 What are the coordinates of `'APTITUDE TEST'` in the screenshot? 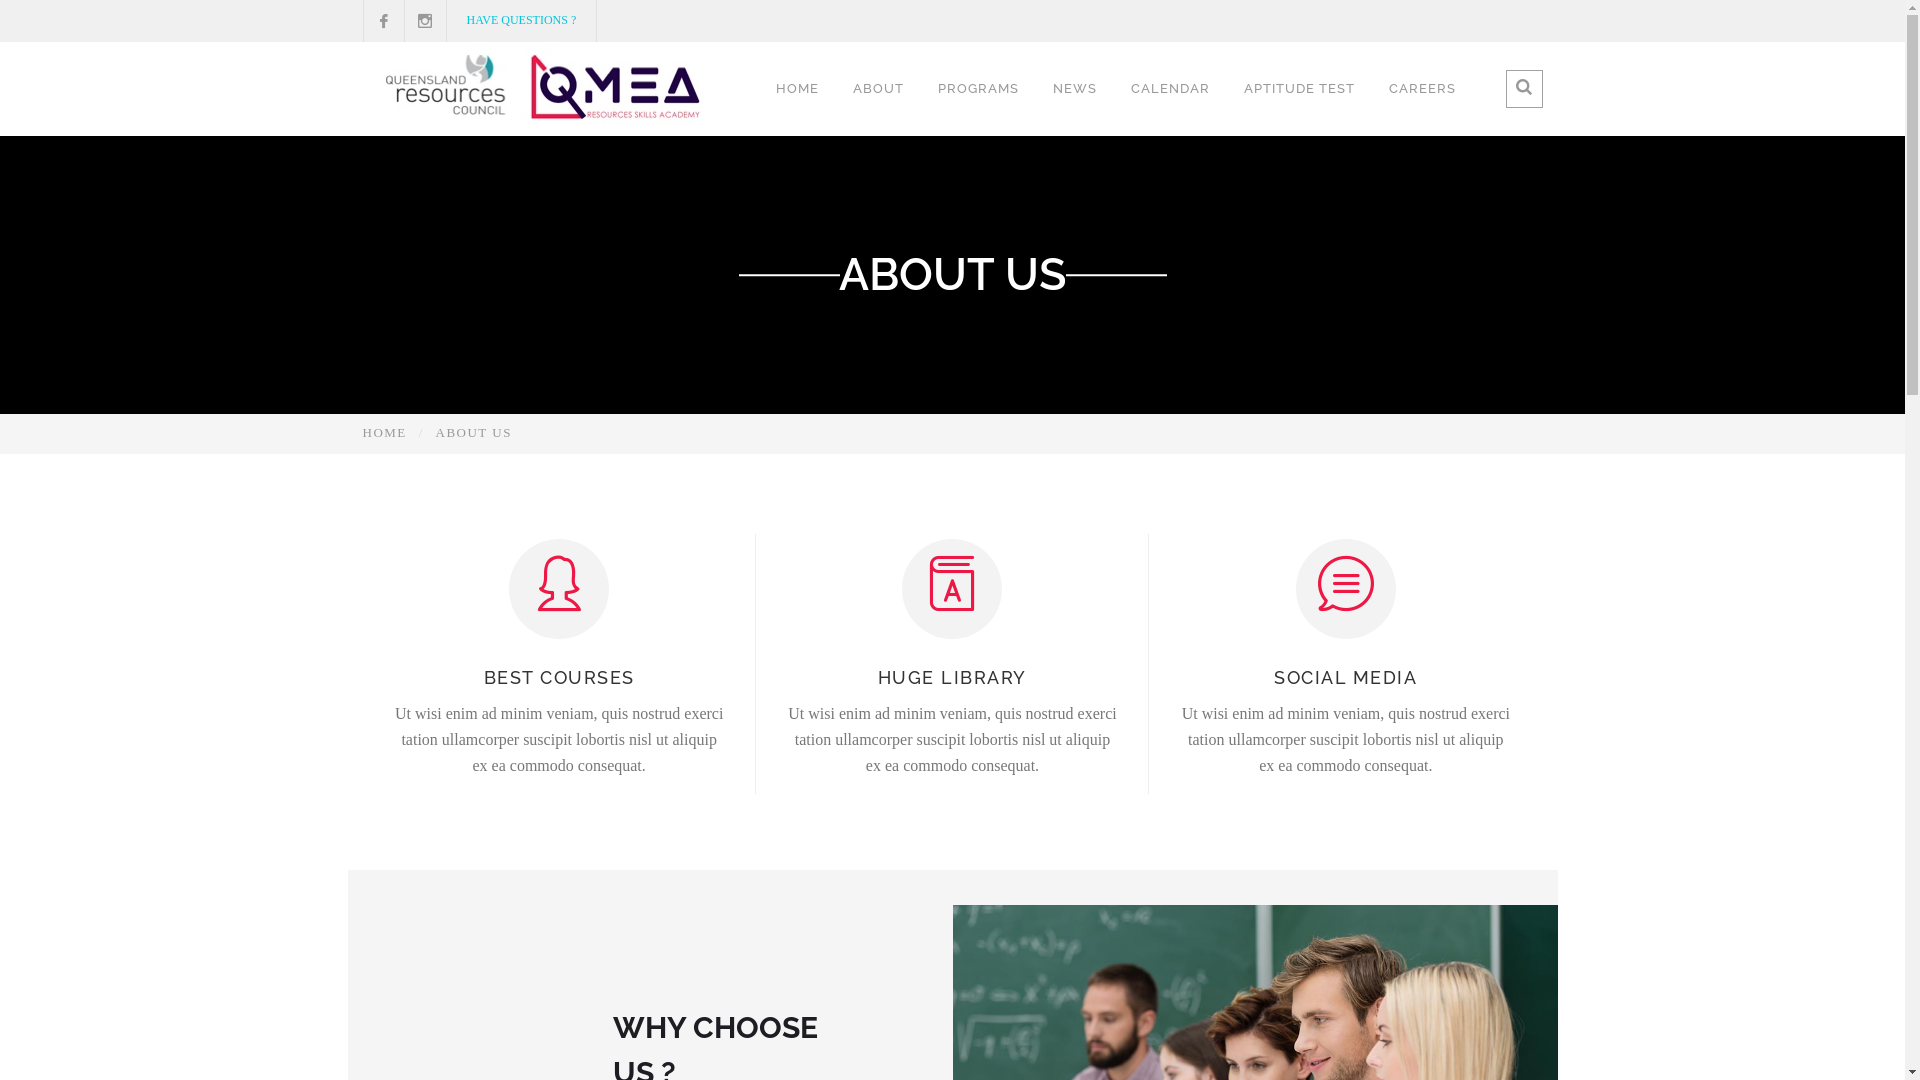 It's located at (1242, 87).